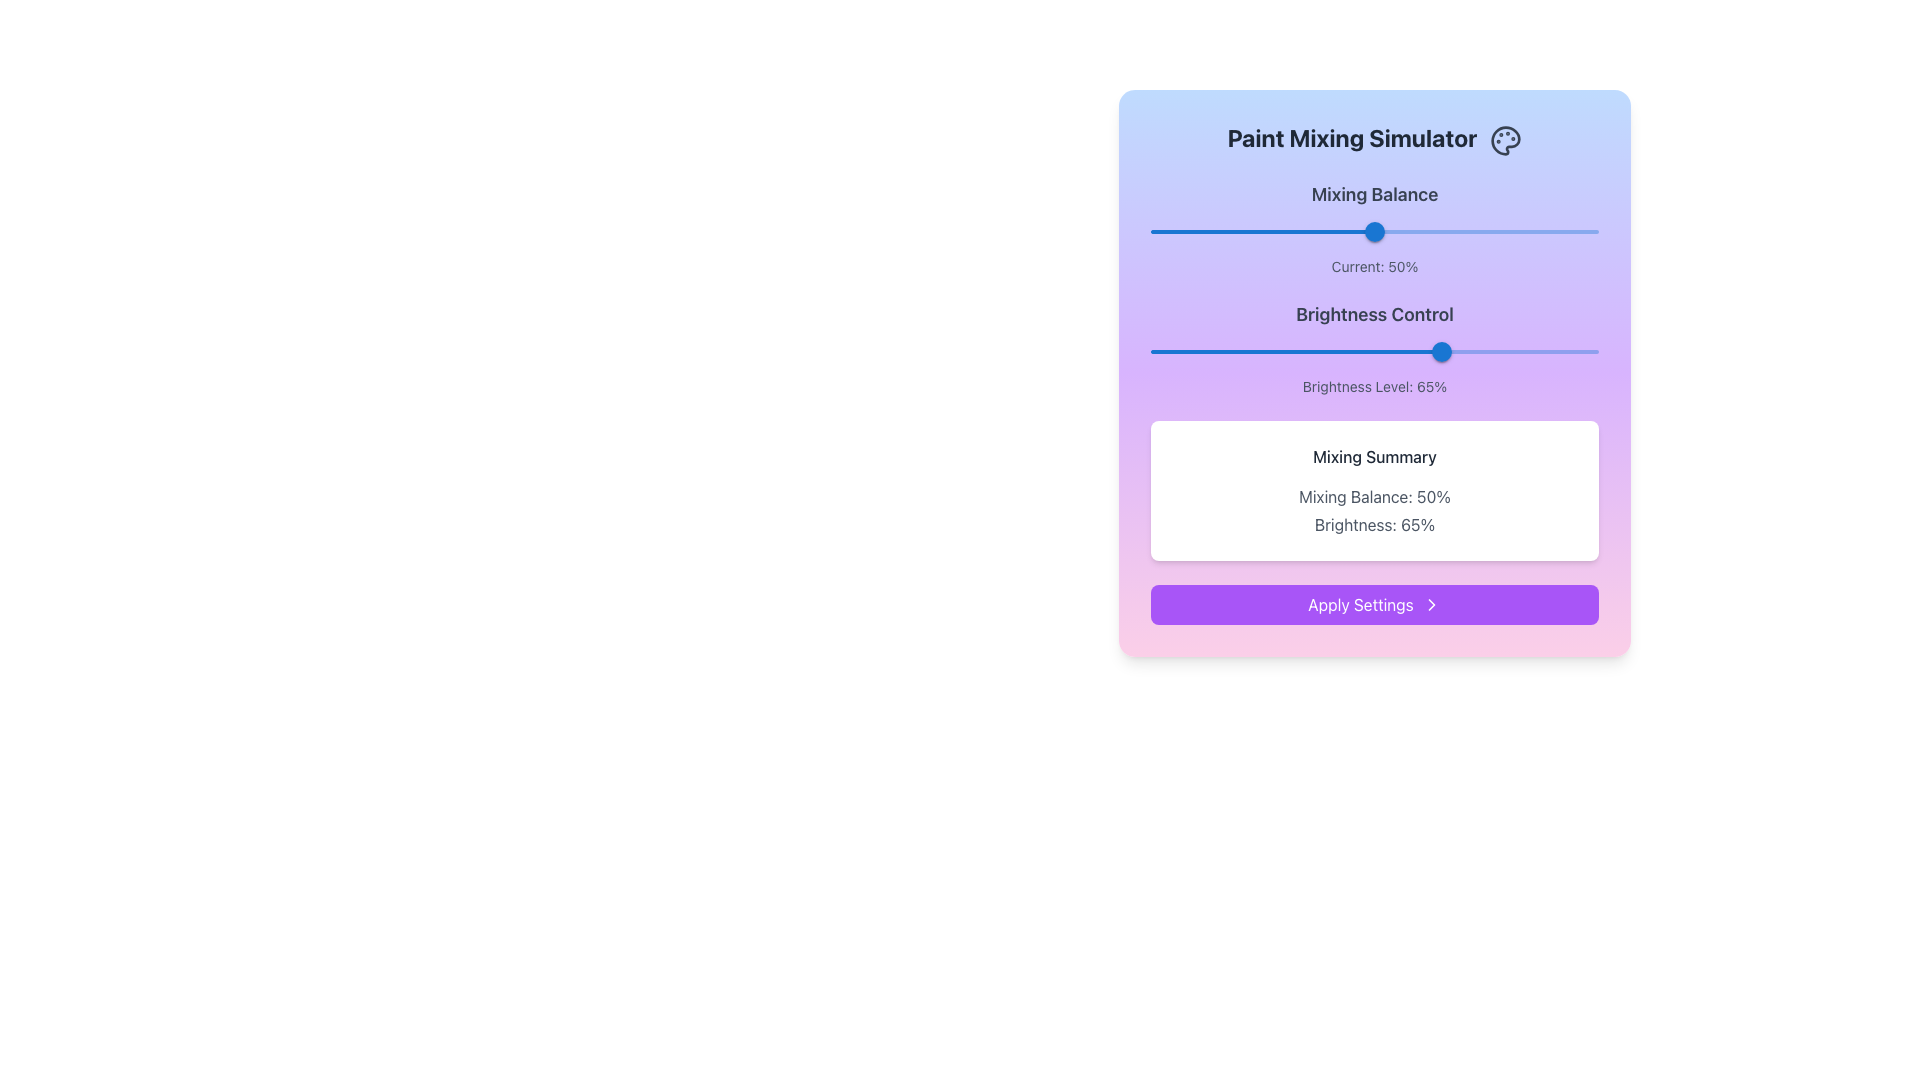 The image size is (1920, 1080). I want to click on brightness level, so click(1369, 350).